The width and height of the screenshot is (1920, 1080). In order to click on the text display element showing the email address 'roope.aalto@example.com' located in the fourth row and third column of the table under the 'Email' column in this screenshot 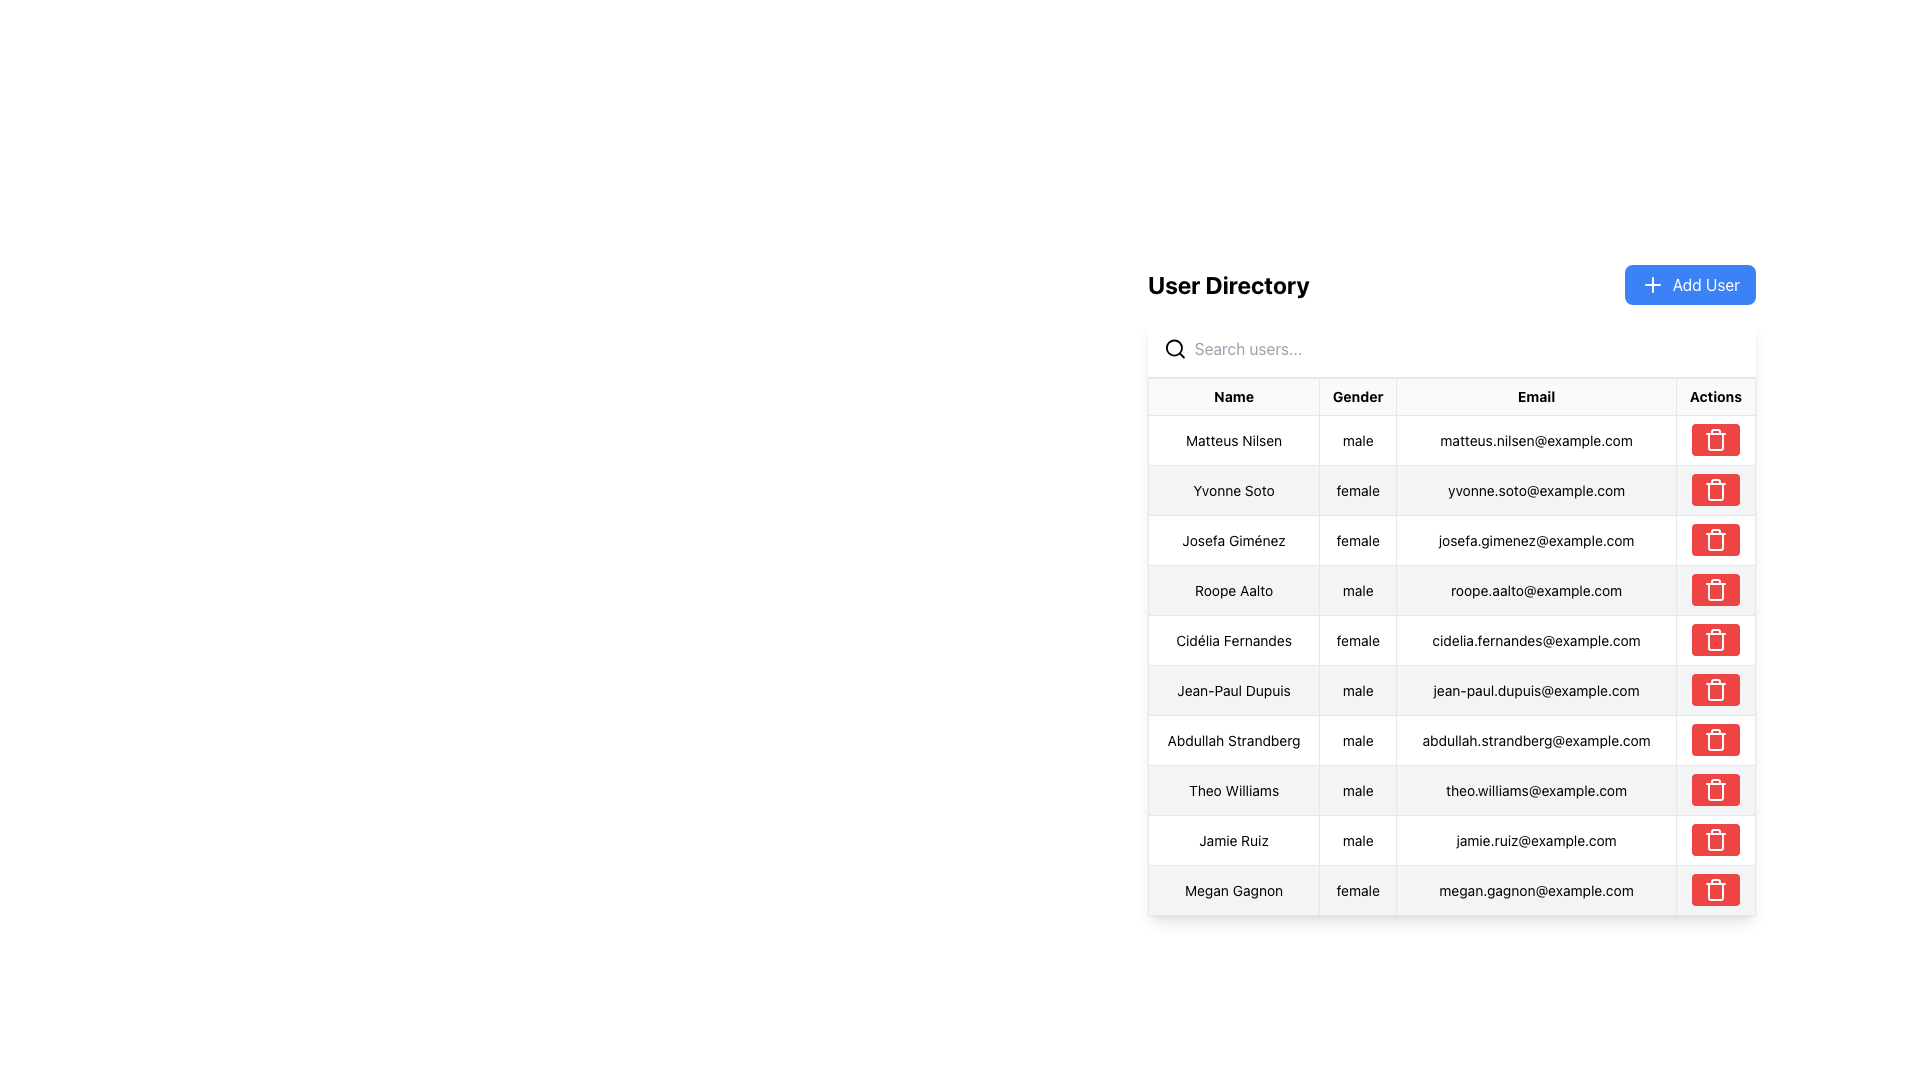, I will do `click(1535, 589)`.